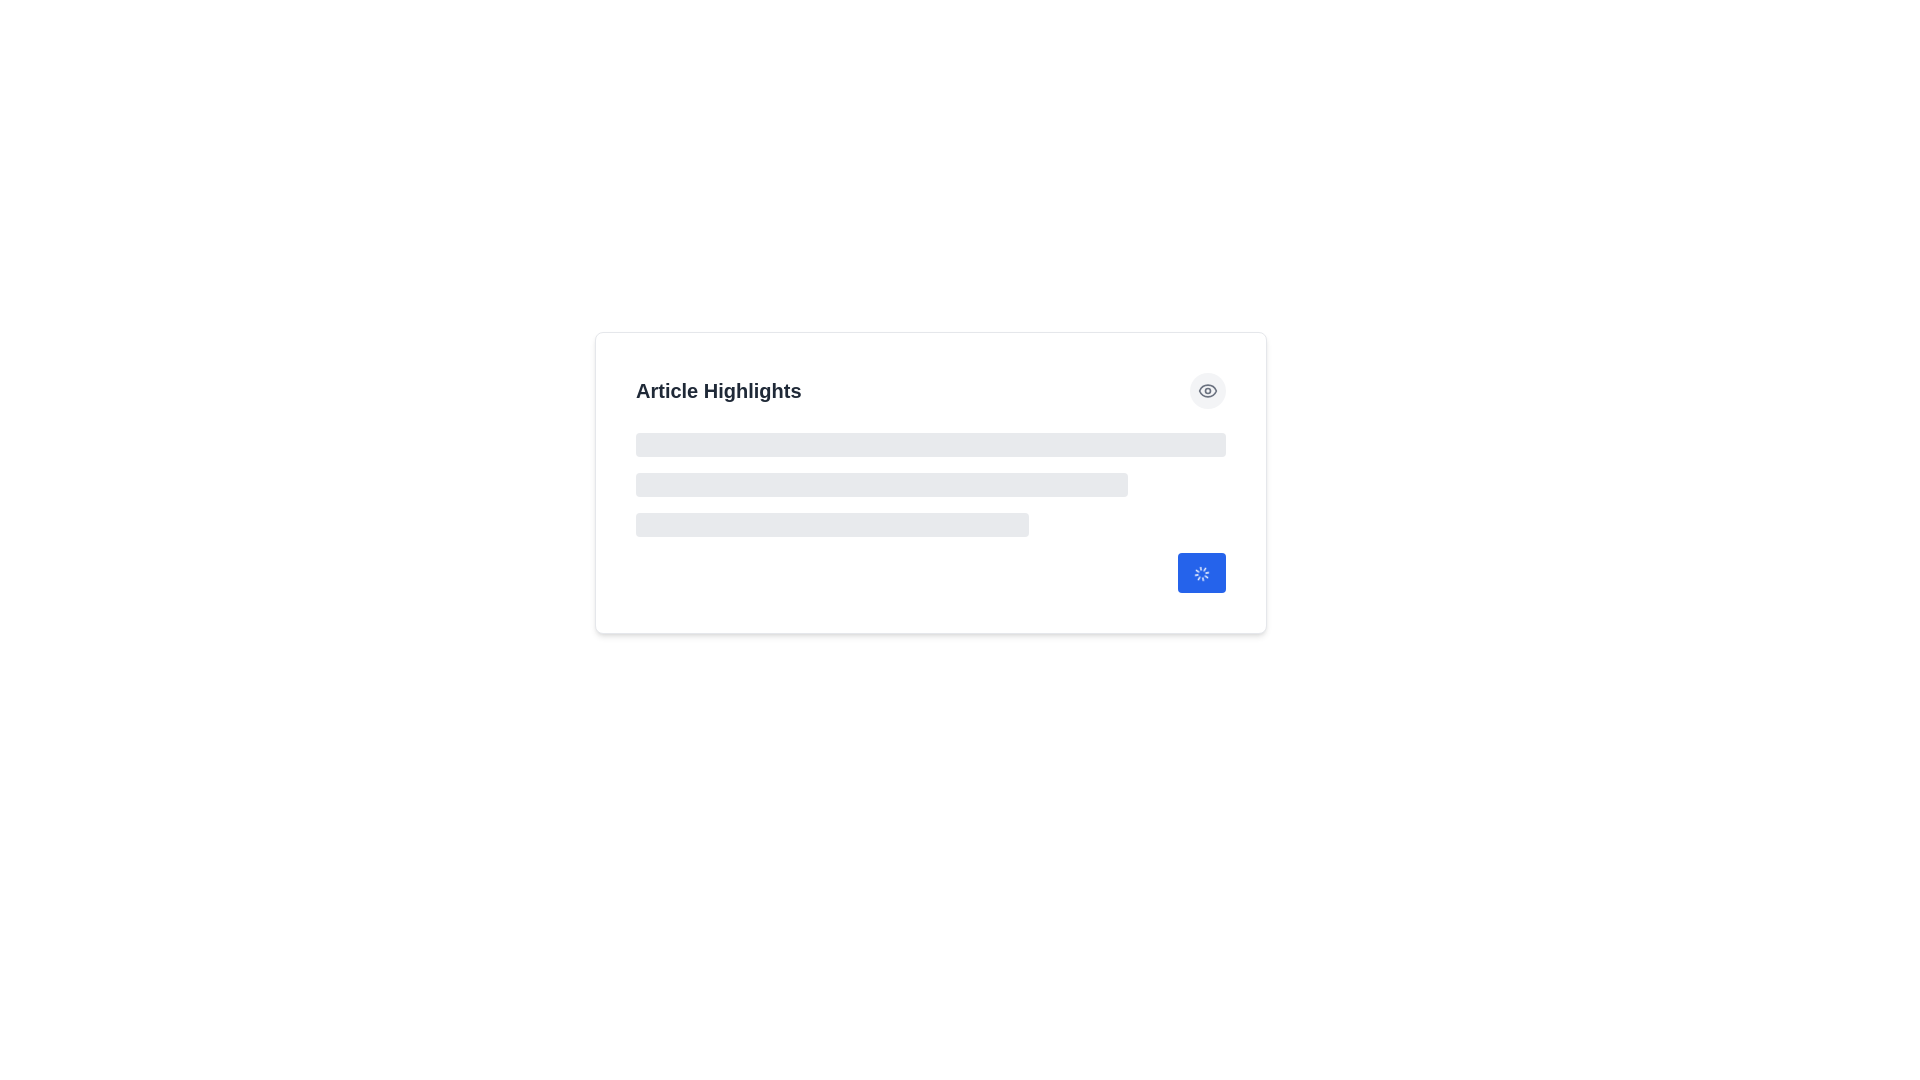 Image resolution: width=1920 pixels, height=1080 pixels. What do you see at coordinates (1200, 573) in the screenshot?
I see `the small, spinning loader icon located at the bottom-right corner of the 'Article Highlights' section` at bounding box center [1200, 573].